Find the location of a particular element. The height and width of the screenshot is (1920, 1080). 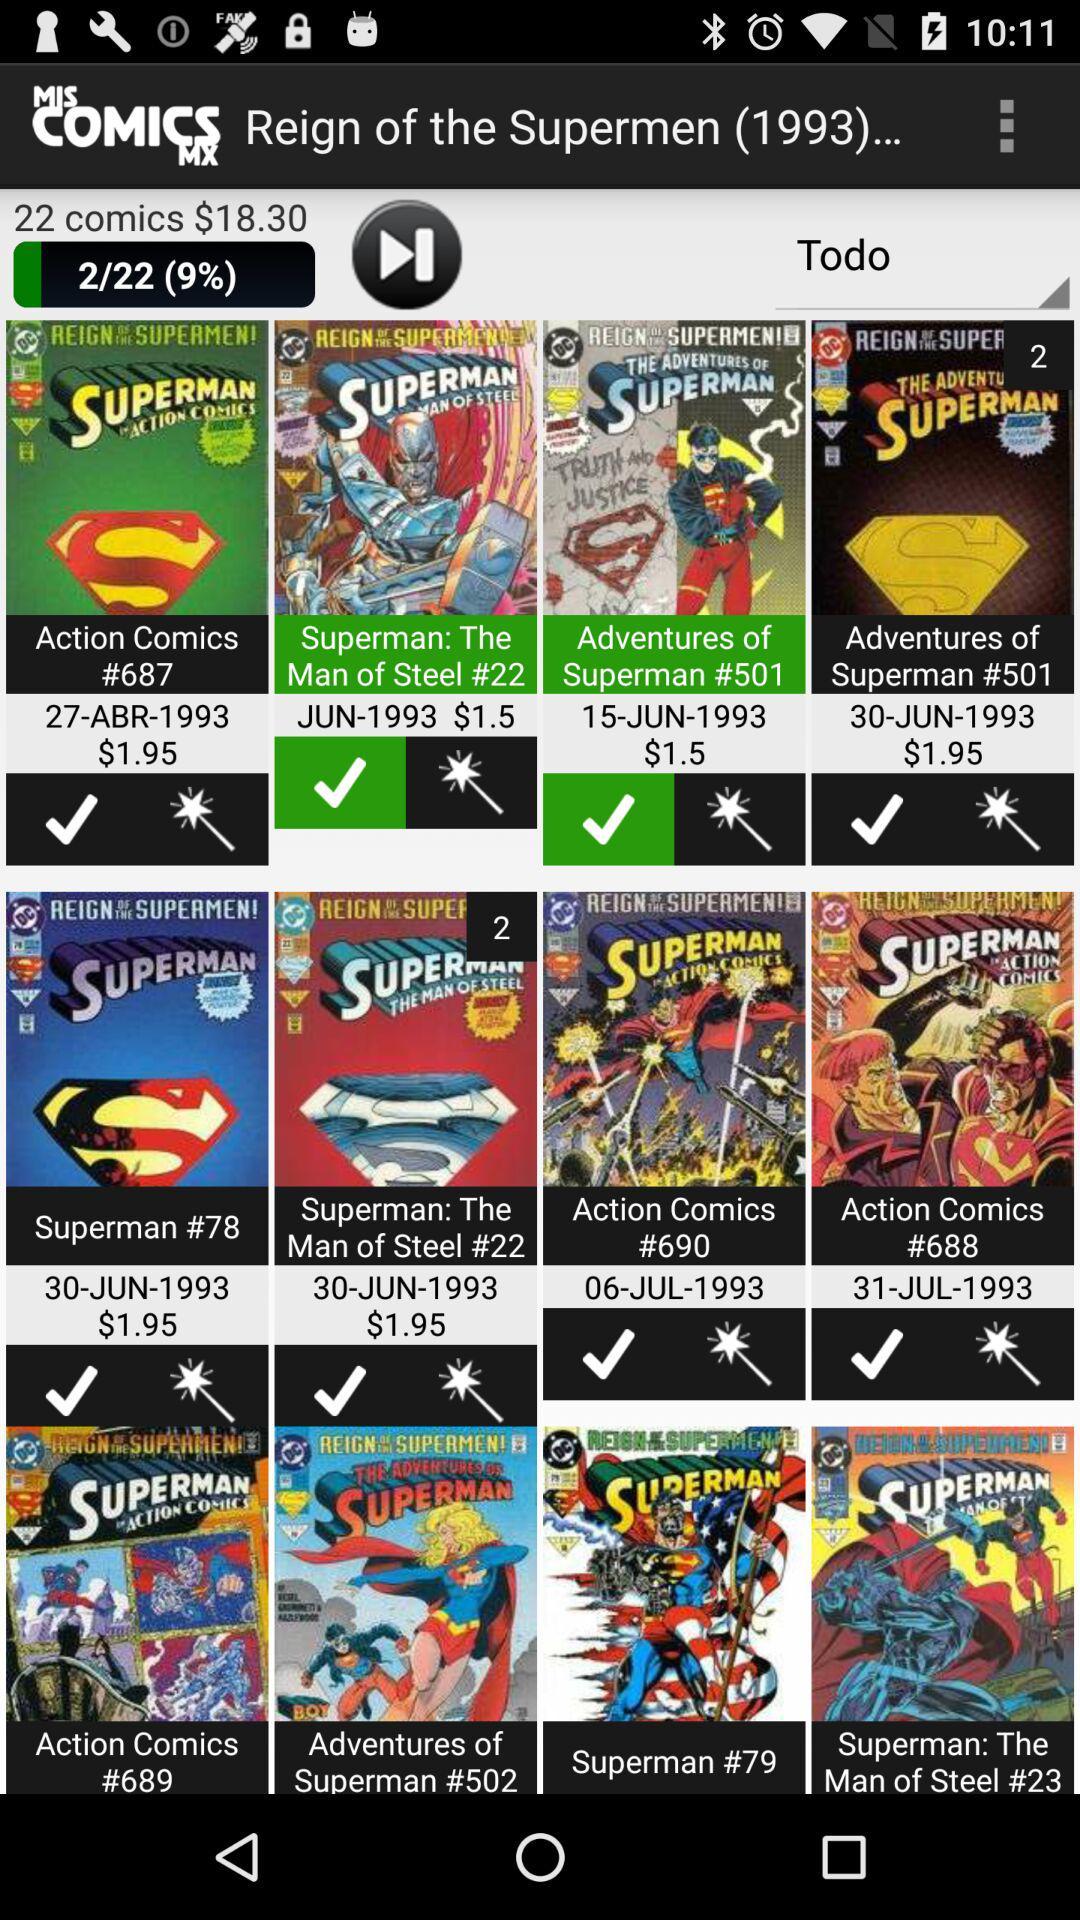

highlight this item is located at coordinates (607, 1354).